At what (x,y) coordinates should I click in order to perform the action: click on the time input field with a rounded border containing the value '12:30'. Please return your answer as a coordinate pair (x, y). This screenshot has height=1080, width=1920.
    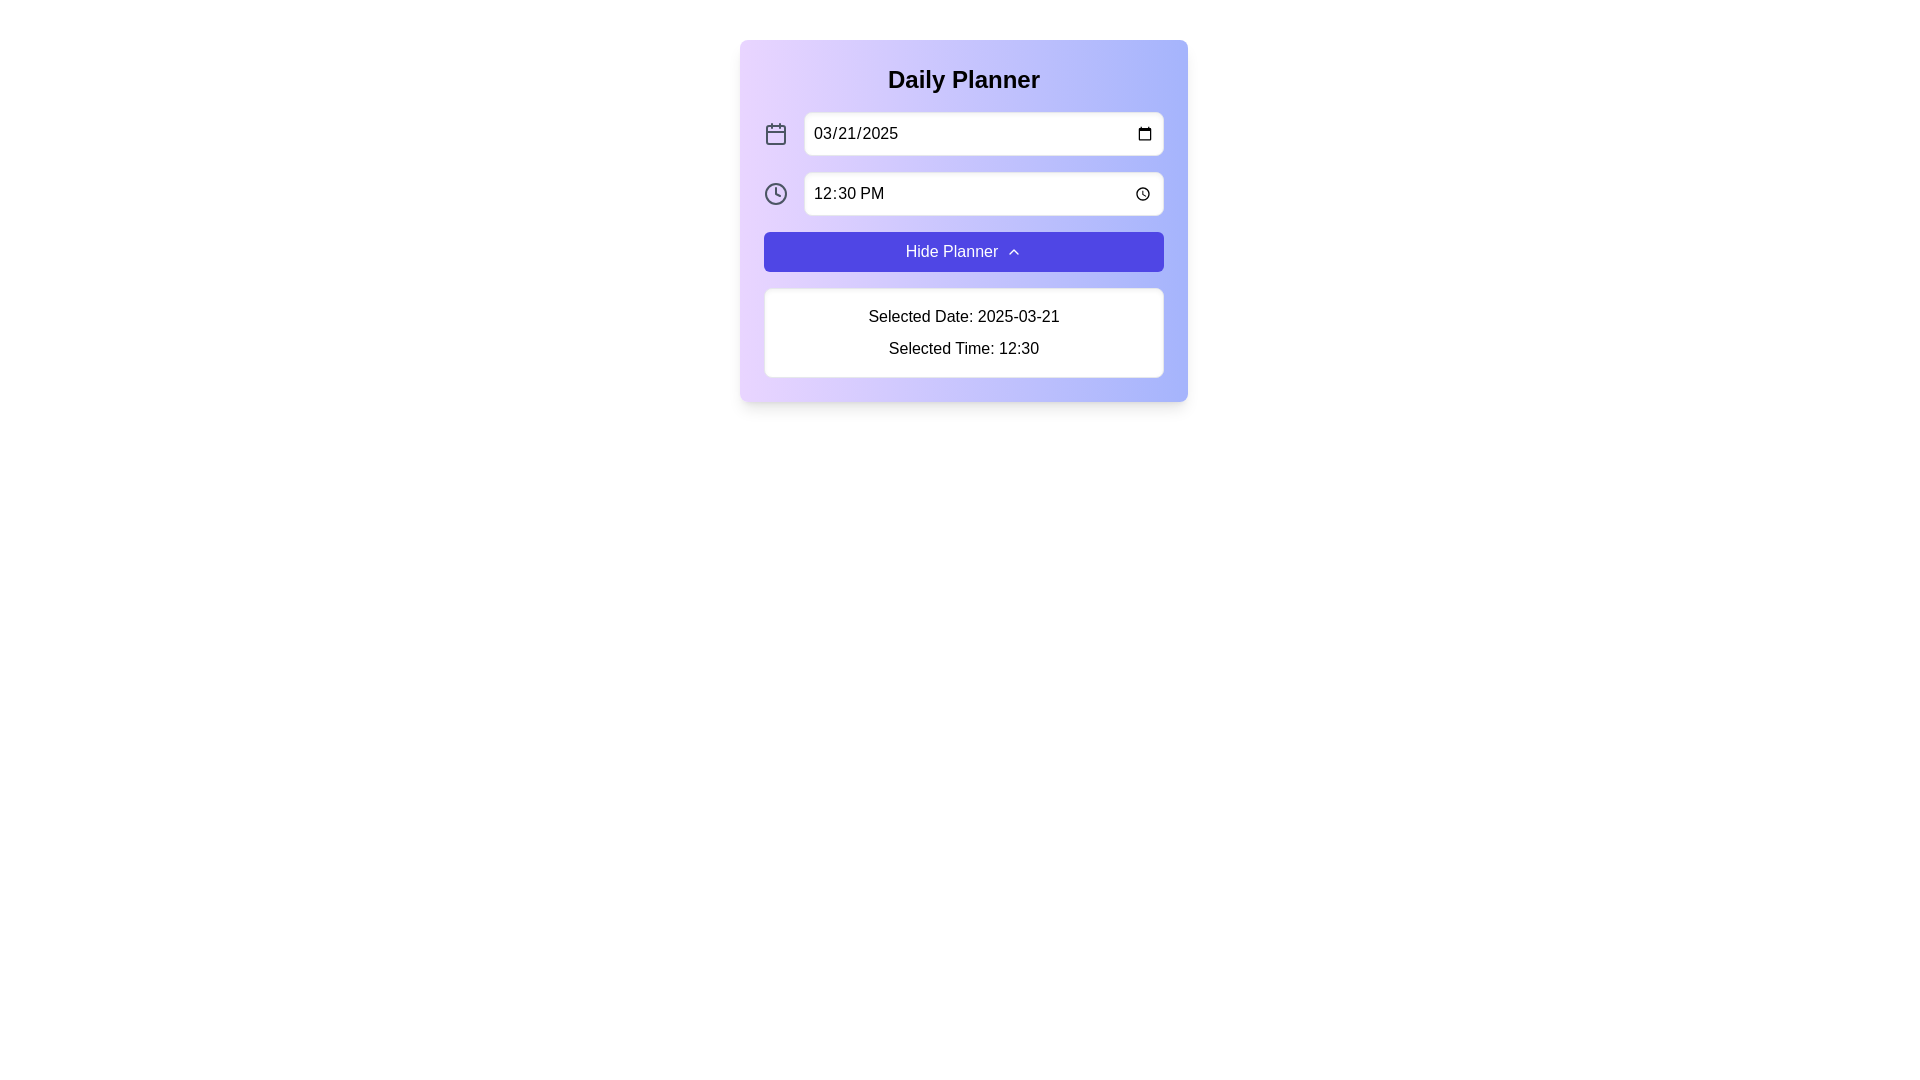
    Looking at the image, I should click on (983, 193).